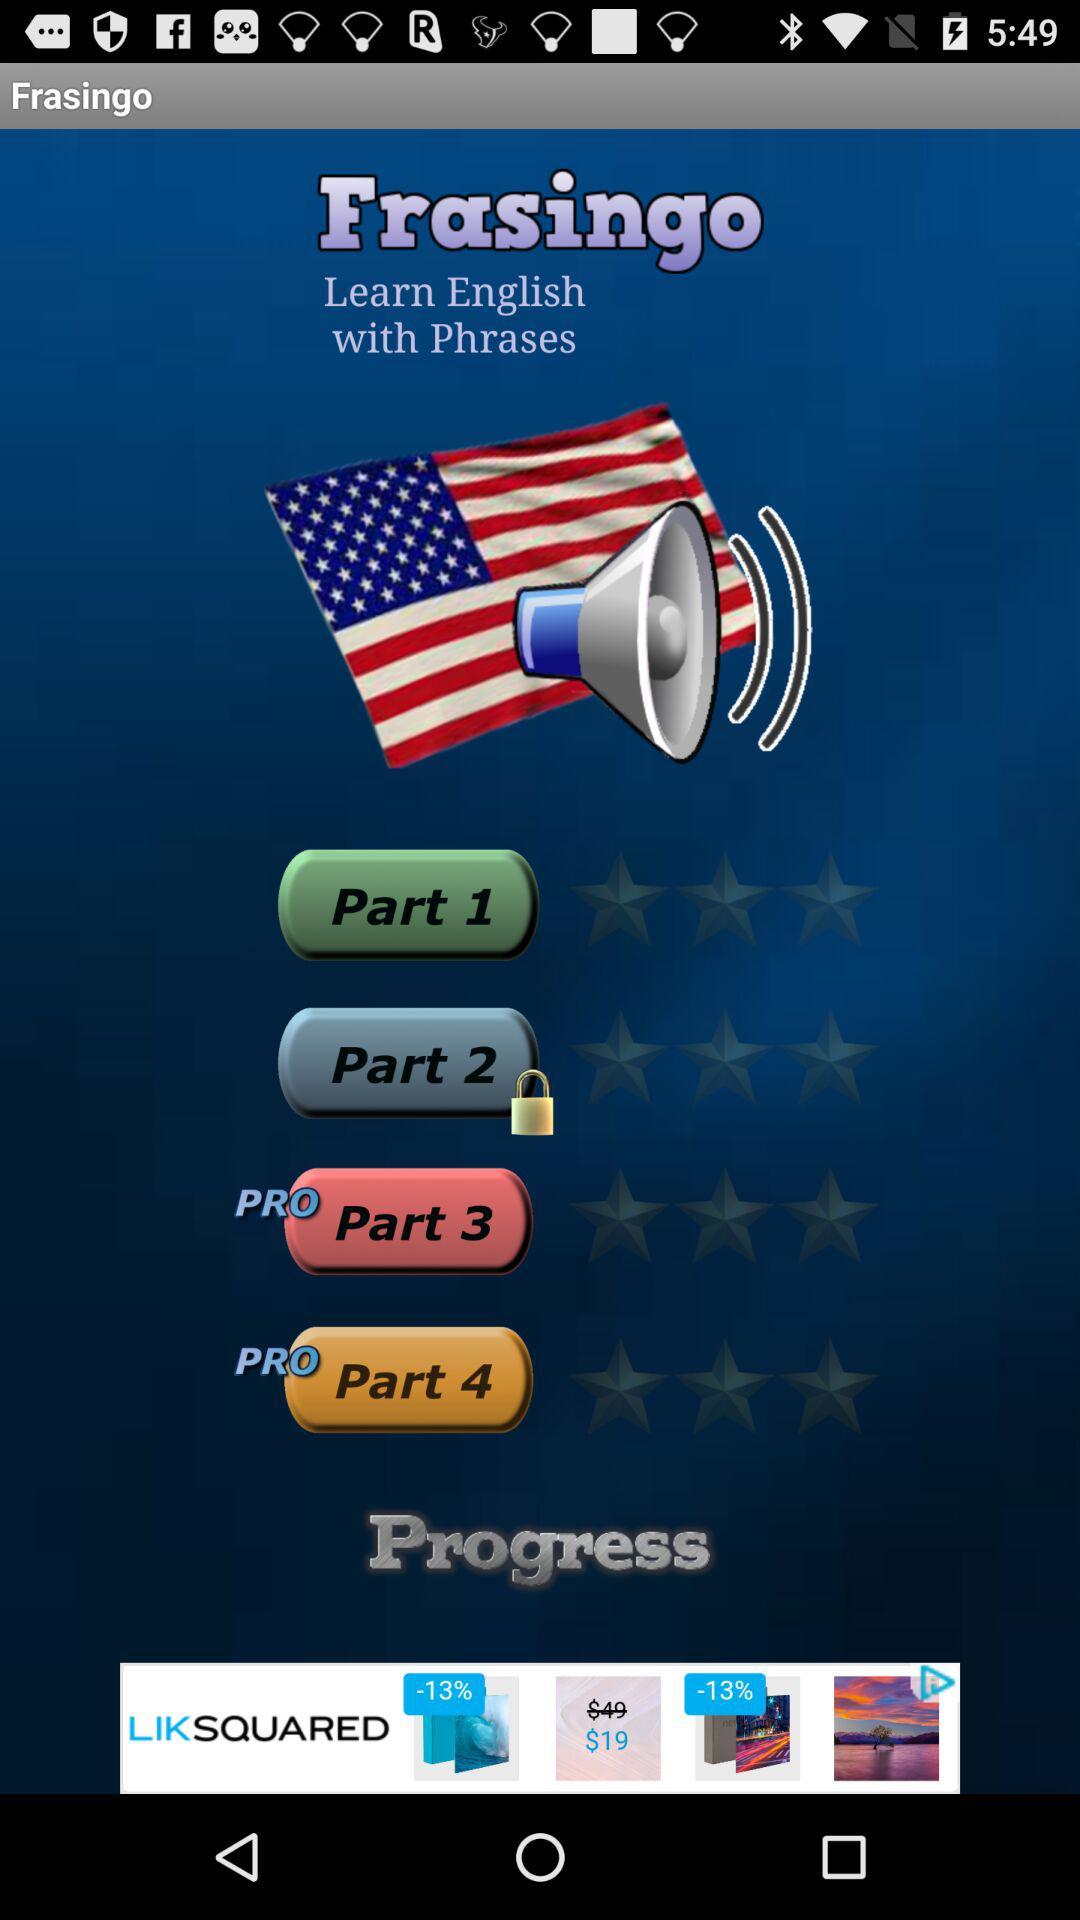 The image size is (1080, 1920). Describe the element at coordinates (407, 1220) in the screenshot. I see `part 3 lessons` at that location.